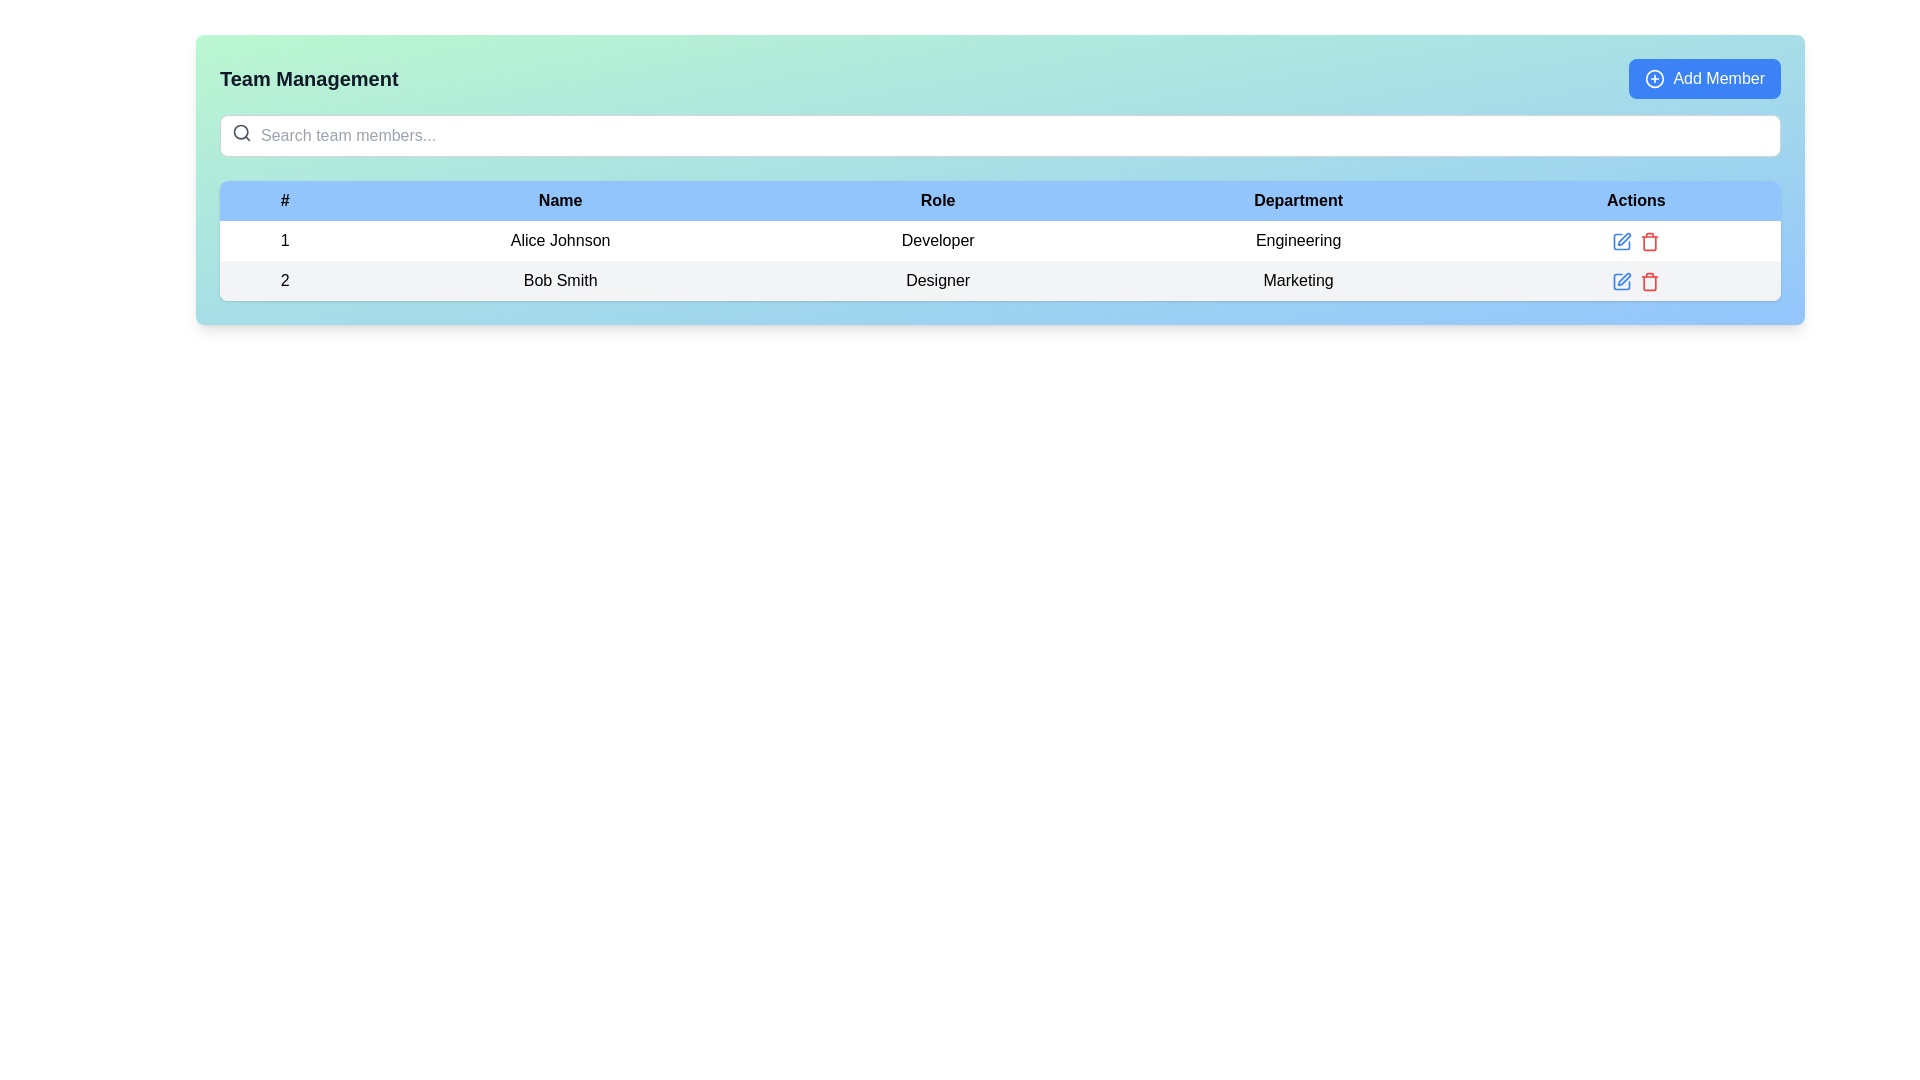 Image resolution: width=1920 pixels, height=1080 pixels. Describe the element at coordinates (308, 77) in the screenshot. I see `the 'Team Management' text label located in the upper-left corner of the interface header, positioned above the search bar and to the left of the 'Add Member' button` at that location.